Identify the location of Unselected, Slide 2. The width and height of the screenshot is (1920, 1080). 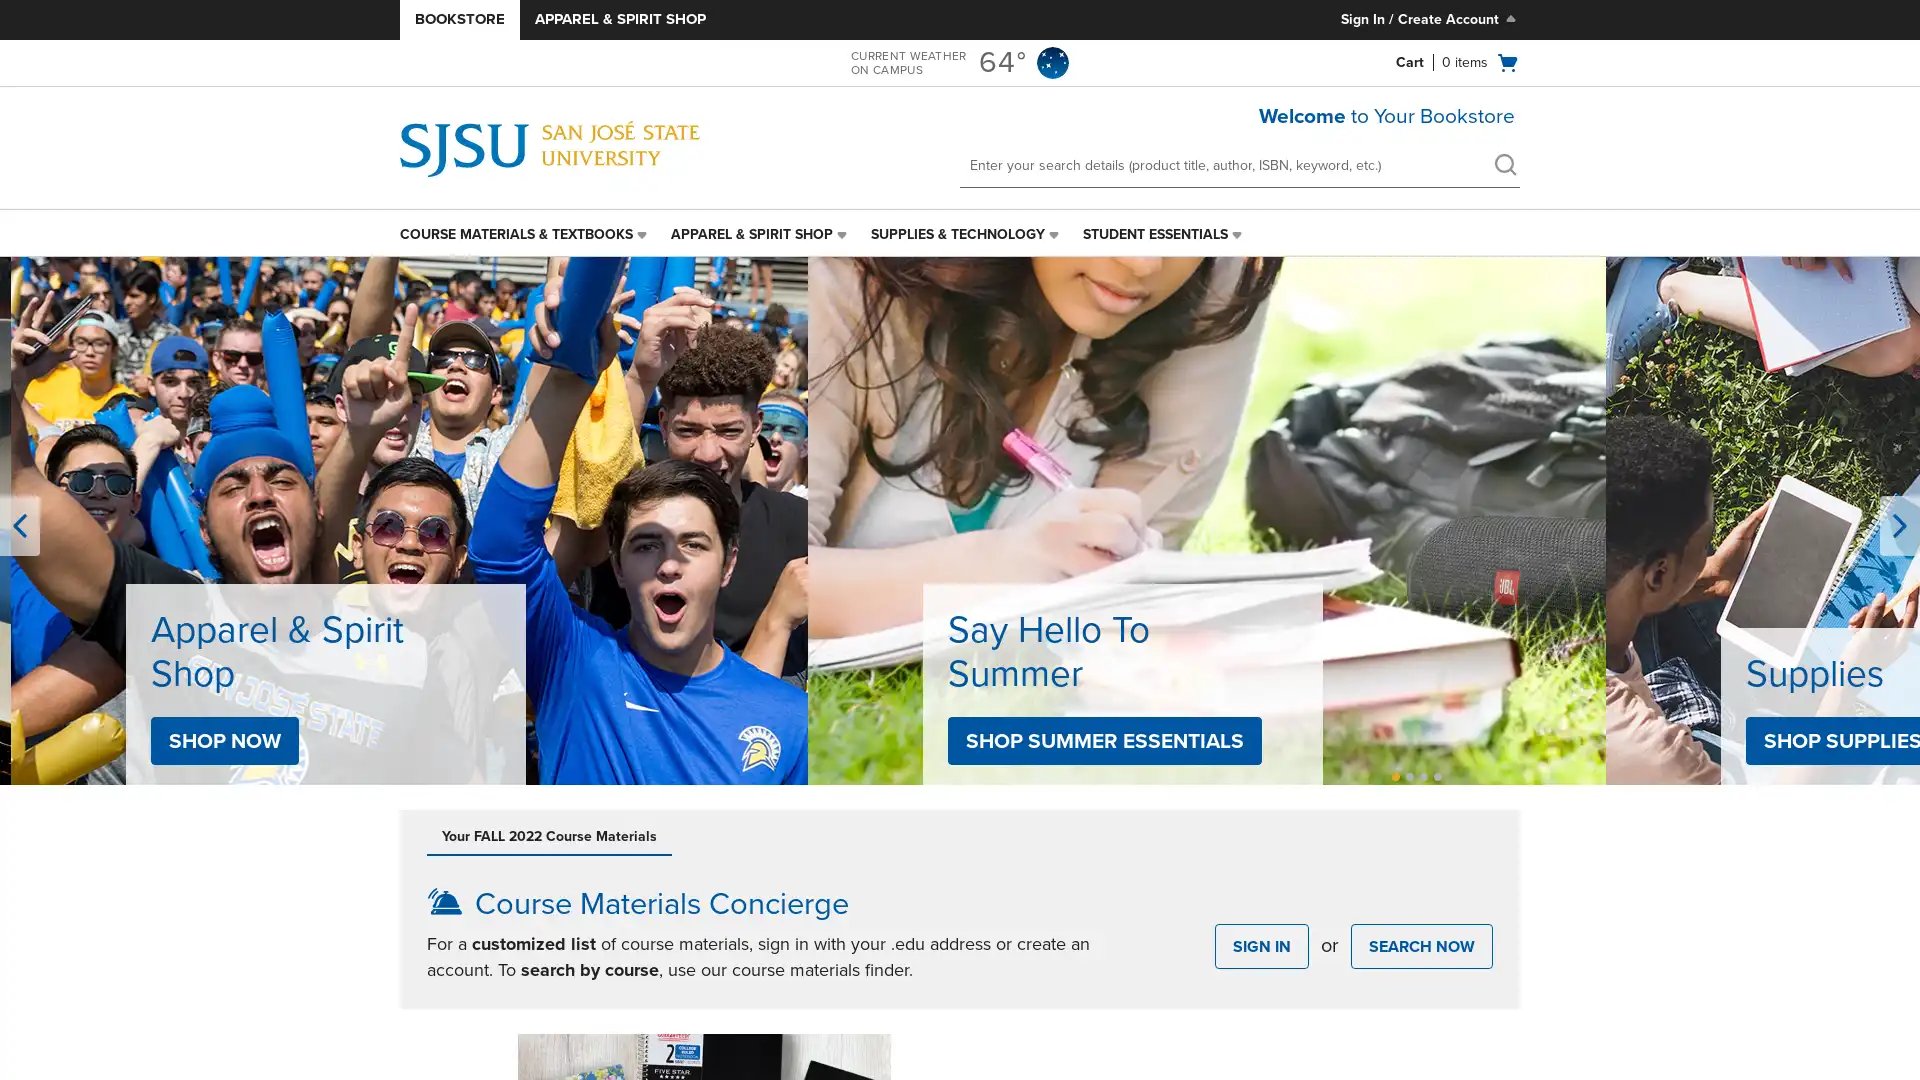
(1409, 775).